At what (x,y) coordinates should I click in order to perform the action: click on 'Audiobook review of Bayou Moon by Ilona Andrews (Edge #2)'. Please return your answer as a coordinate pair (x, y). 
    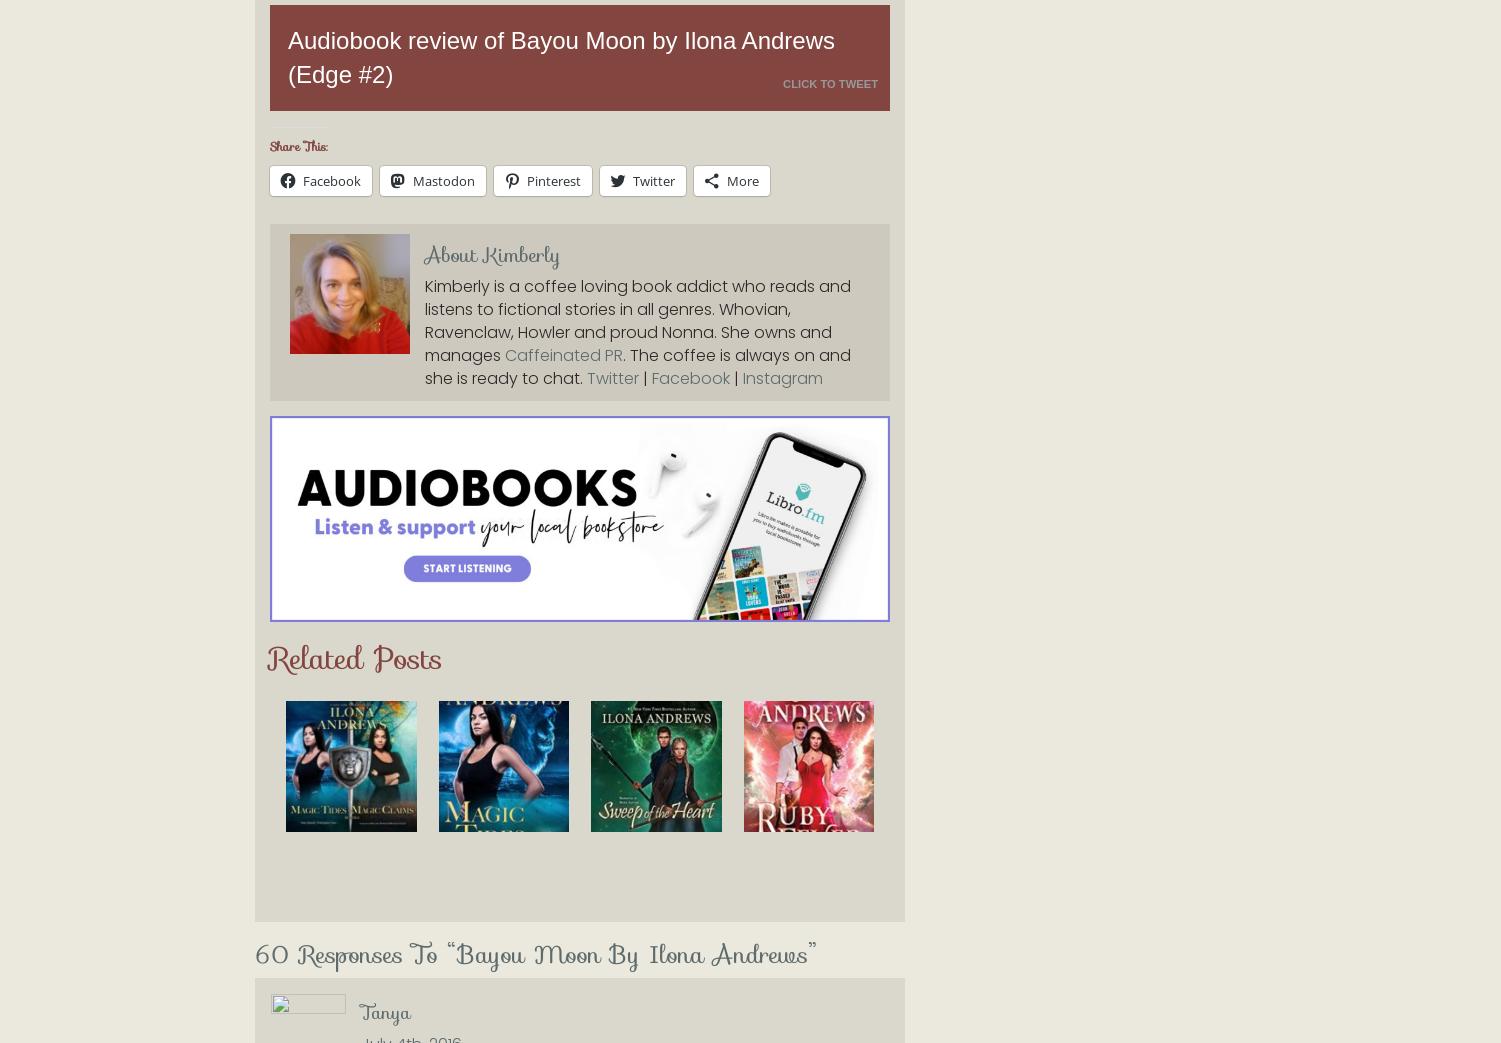
    Looking at the image, I should click on (561, 56).